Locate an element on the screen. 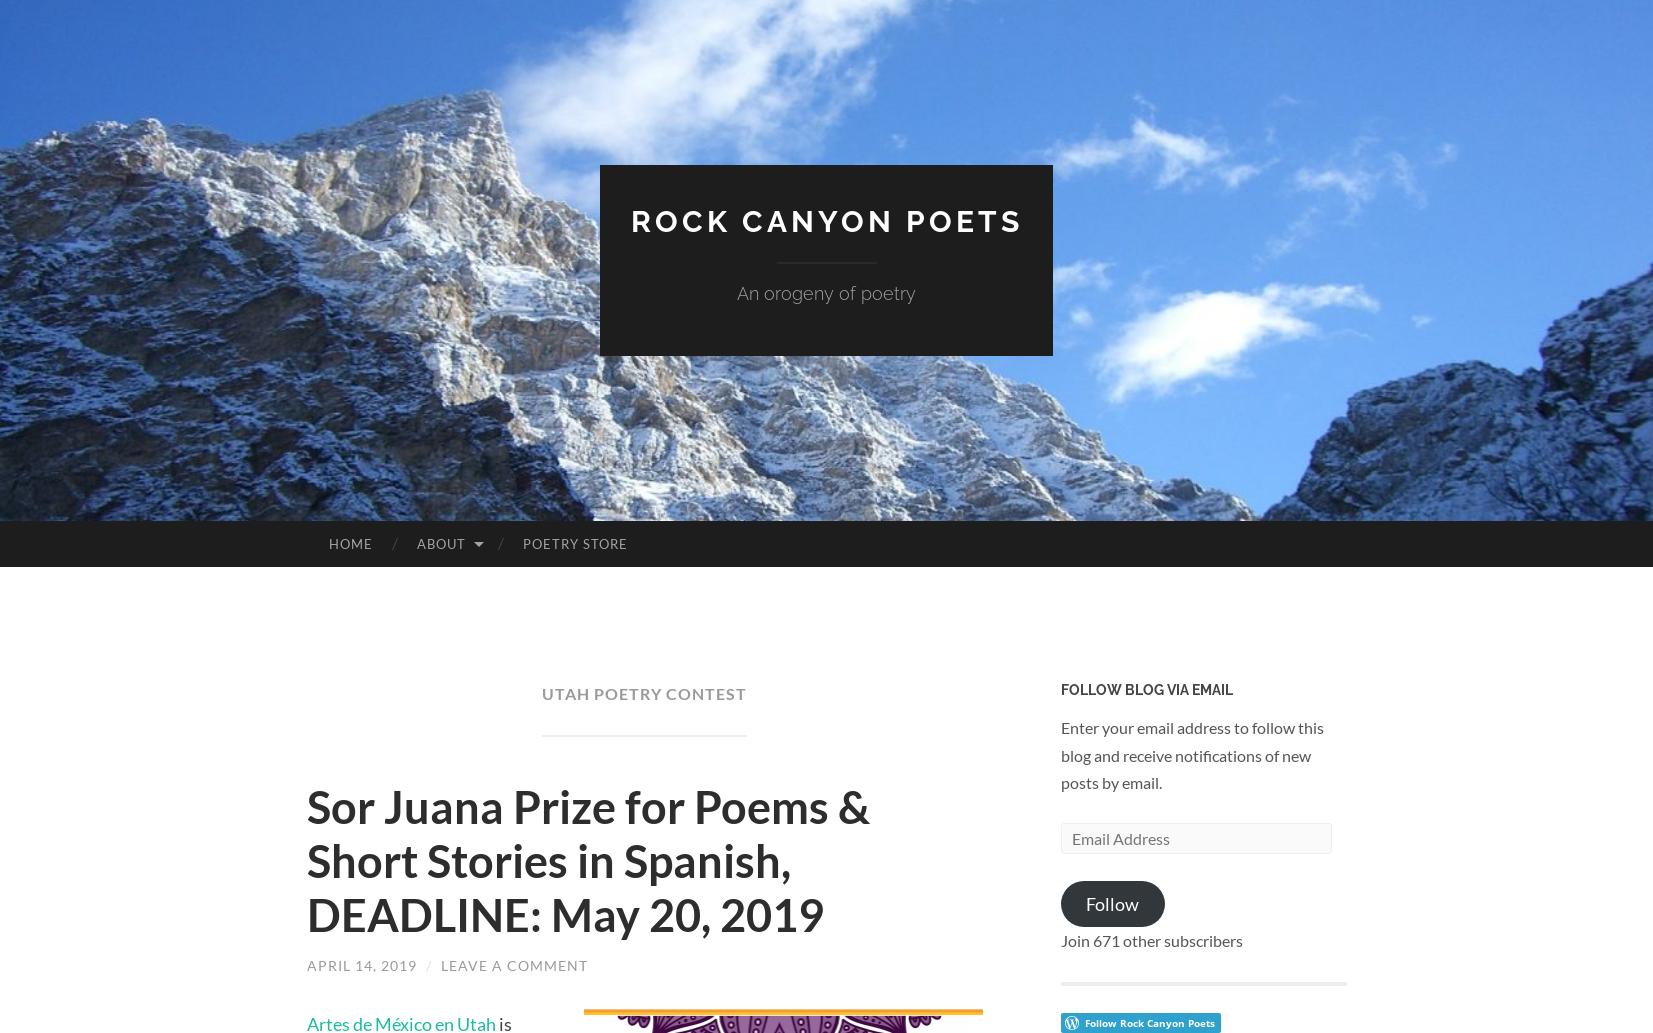 Image resolution: width=1653 pixels, height=1033 pixels. 'An orogeny of poetry' is located at coordinates (825, 292).